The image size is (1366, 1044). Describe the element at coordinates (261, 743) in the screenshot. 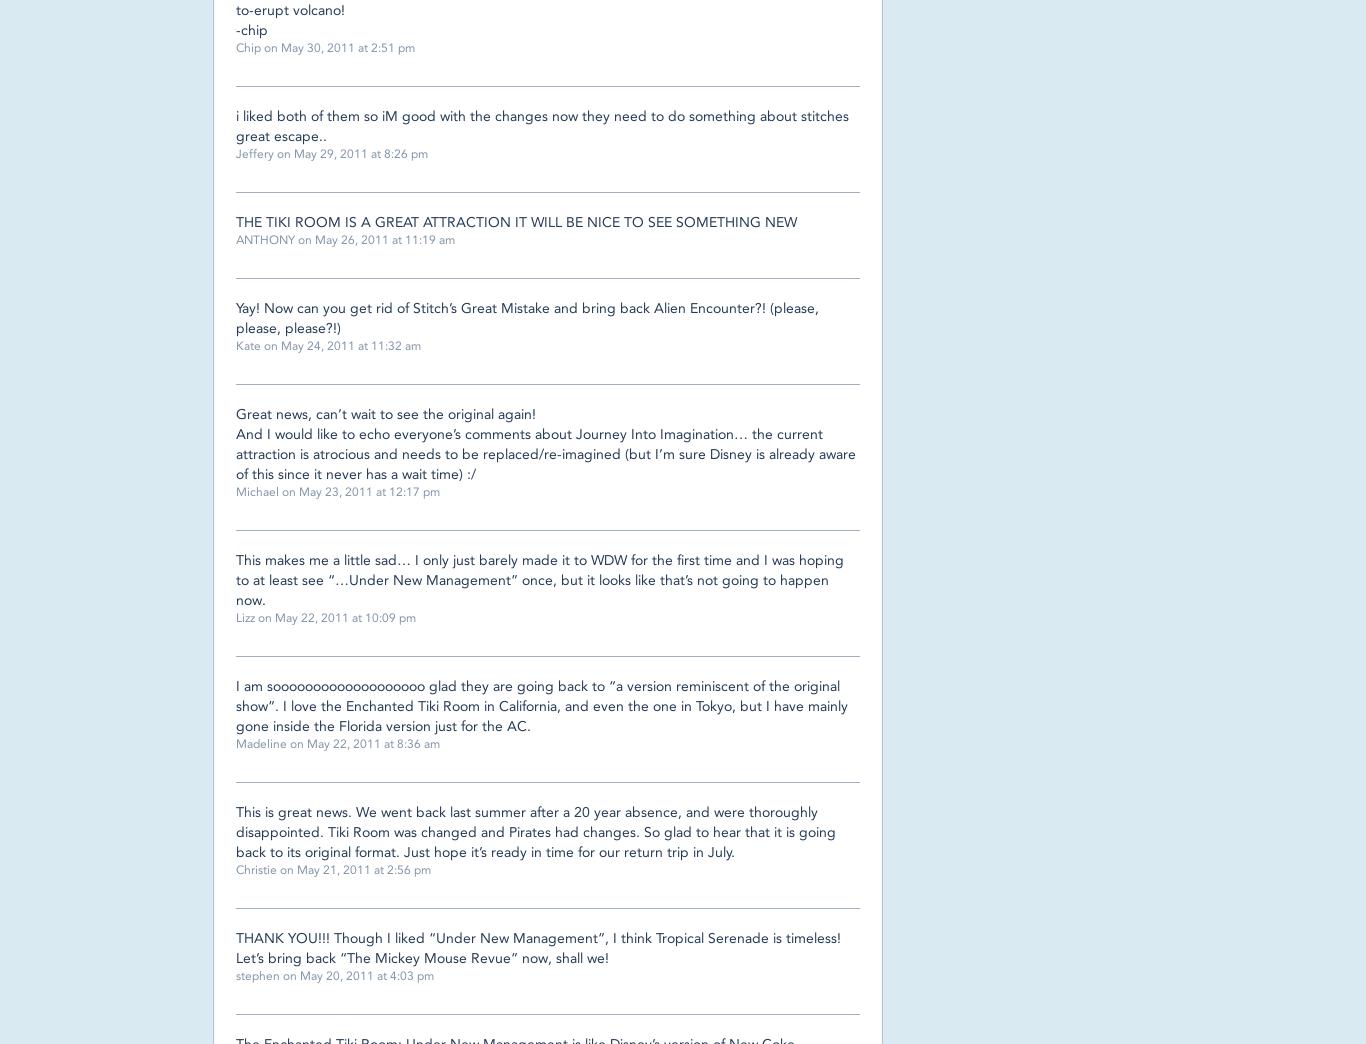

I see `'Madeline'` at that location.